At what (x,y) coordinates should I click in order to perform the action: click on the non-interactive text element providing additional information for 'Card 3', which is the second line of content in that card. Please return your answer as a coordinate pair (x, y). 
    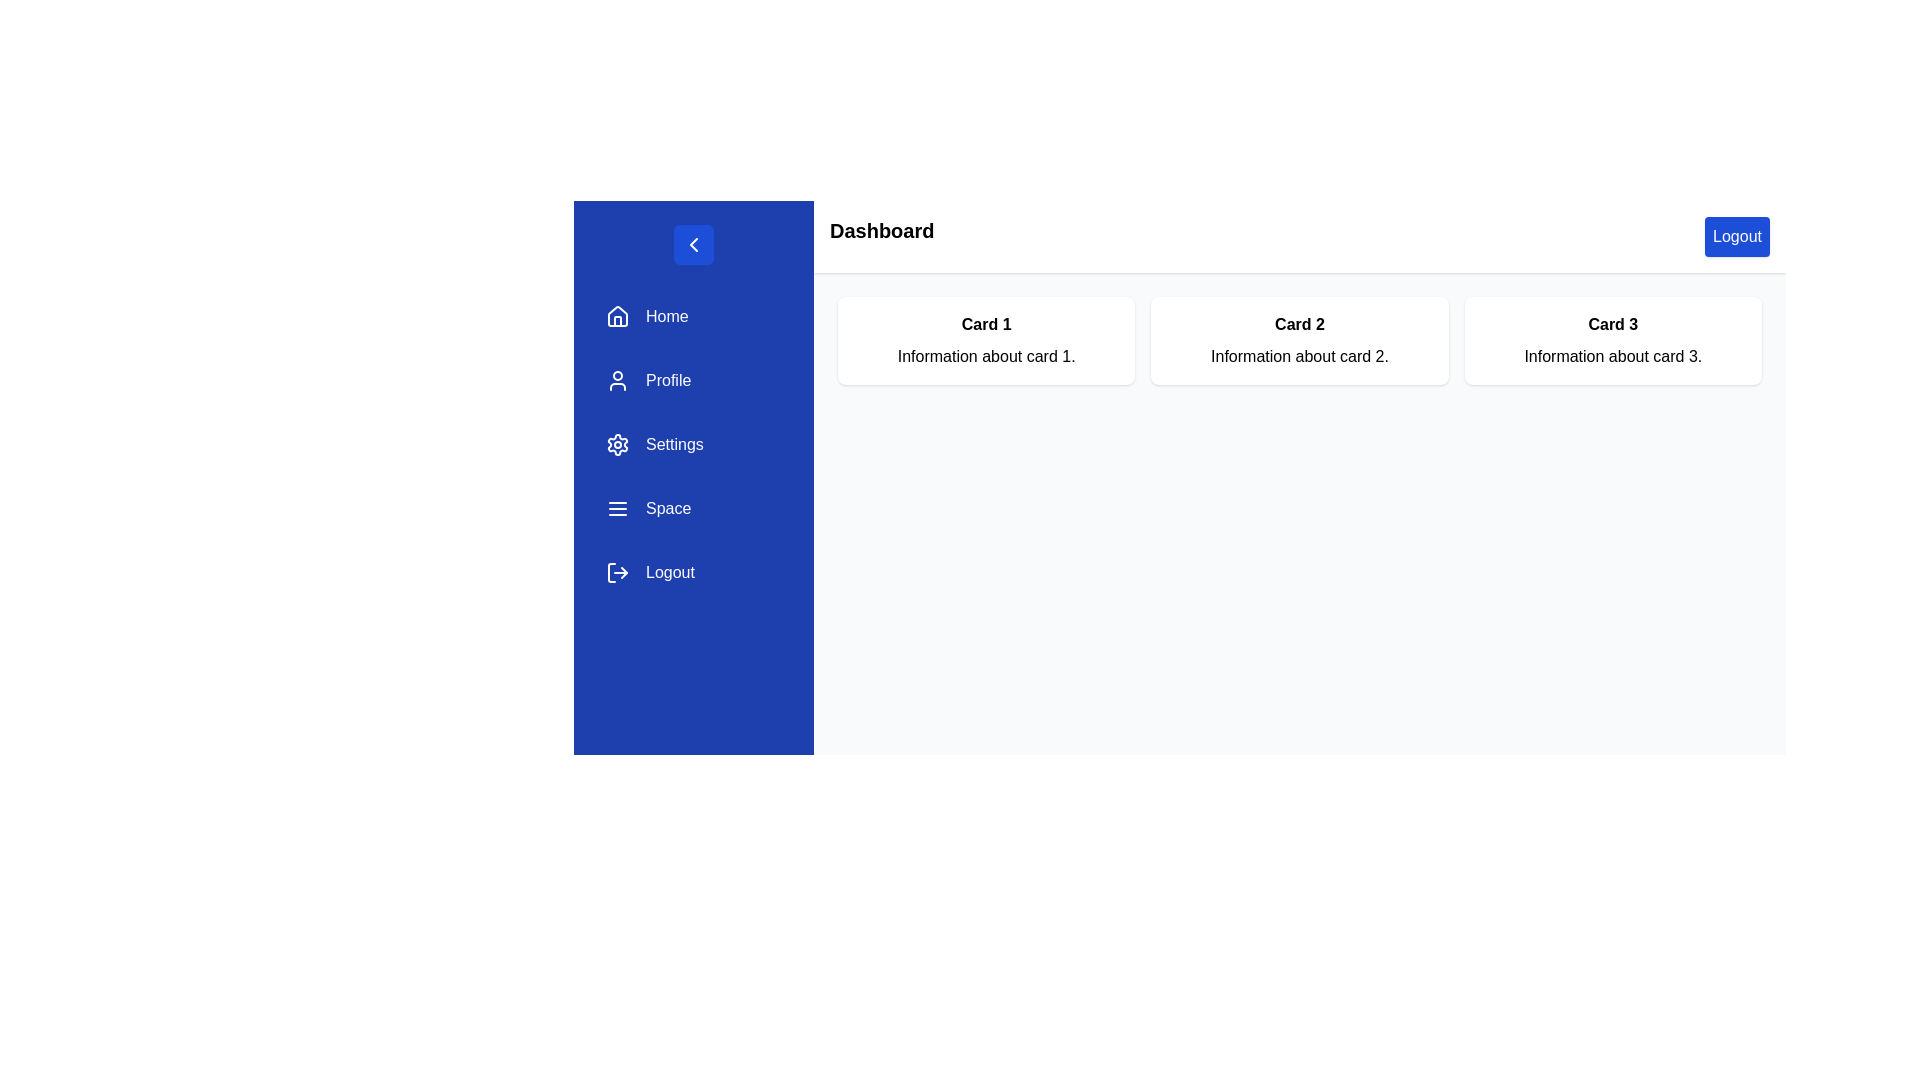
    Looking at the image, I should click on (1613, 356).